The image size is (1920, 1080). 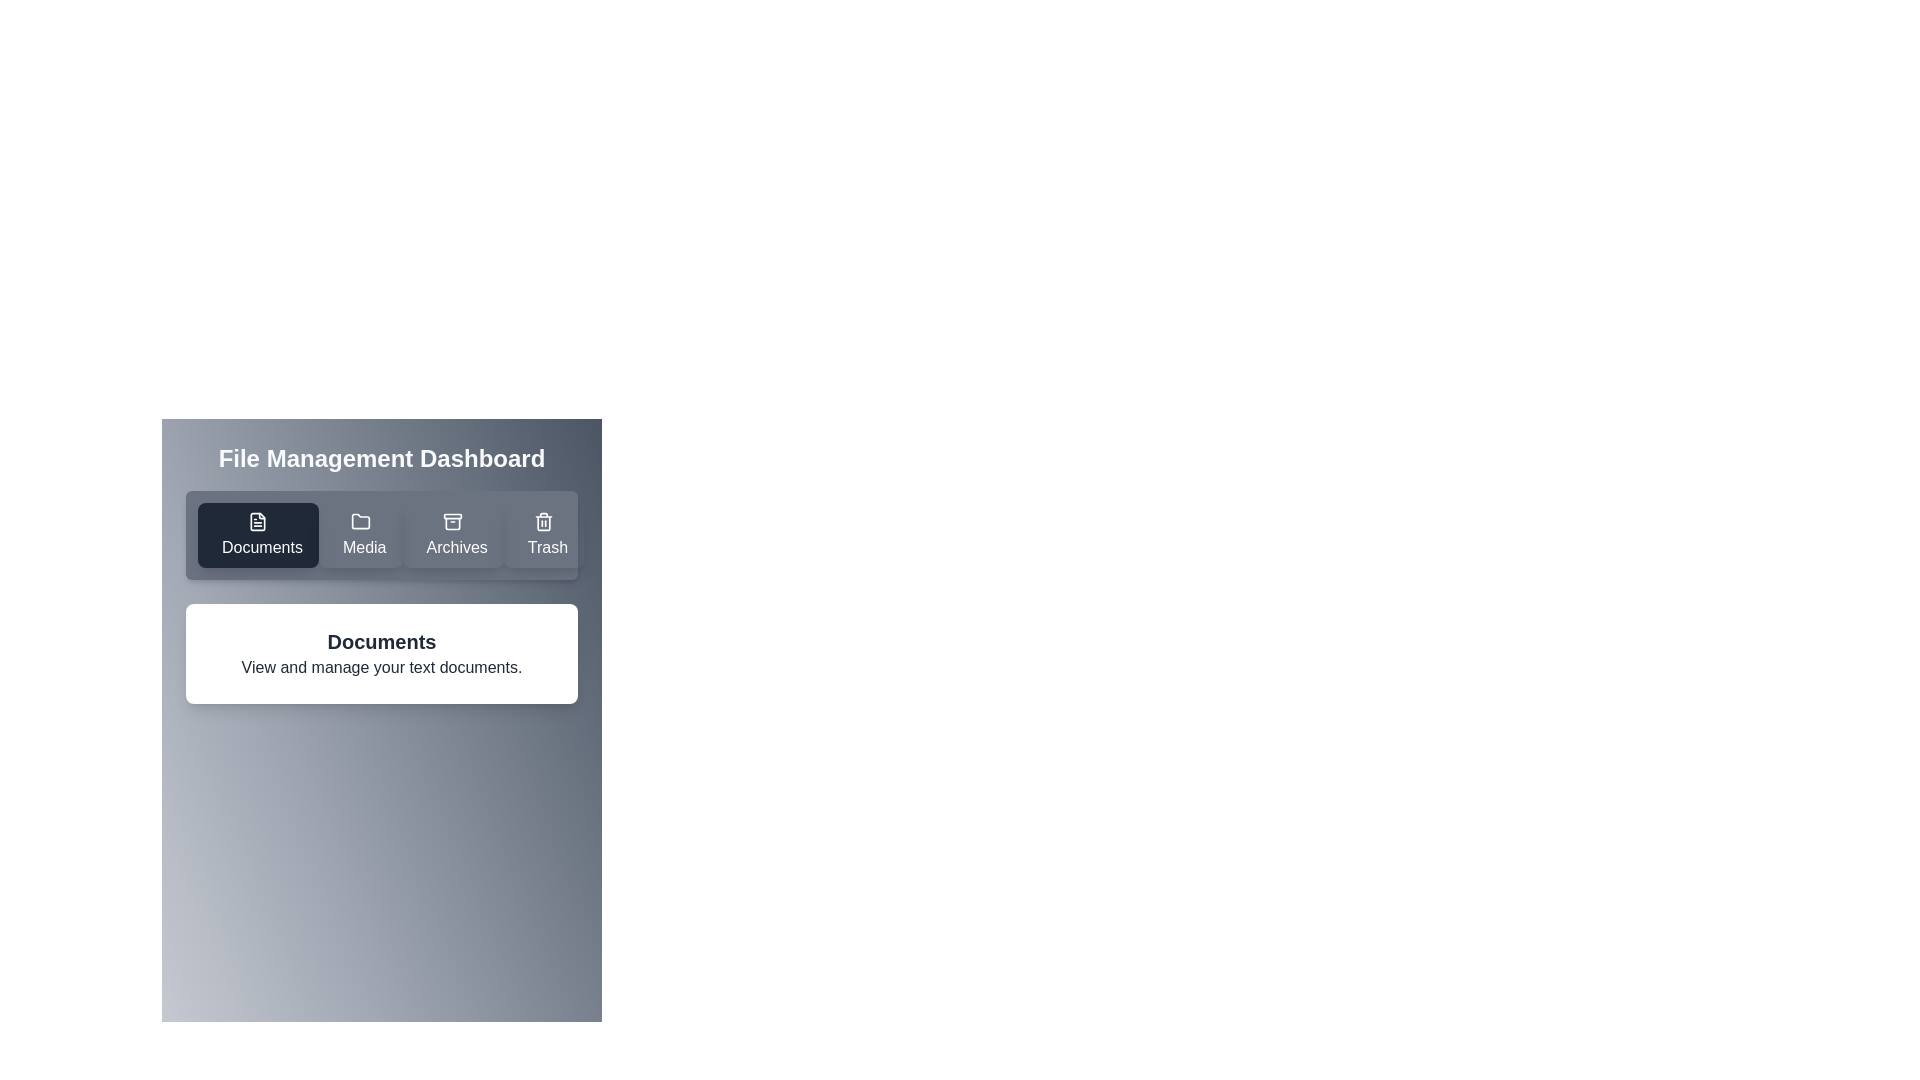 I want to click on the tab button corresponding to Documents, so click(x=257, y=534).